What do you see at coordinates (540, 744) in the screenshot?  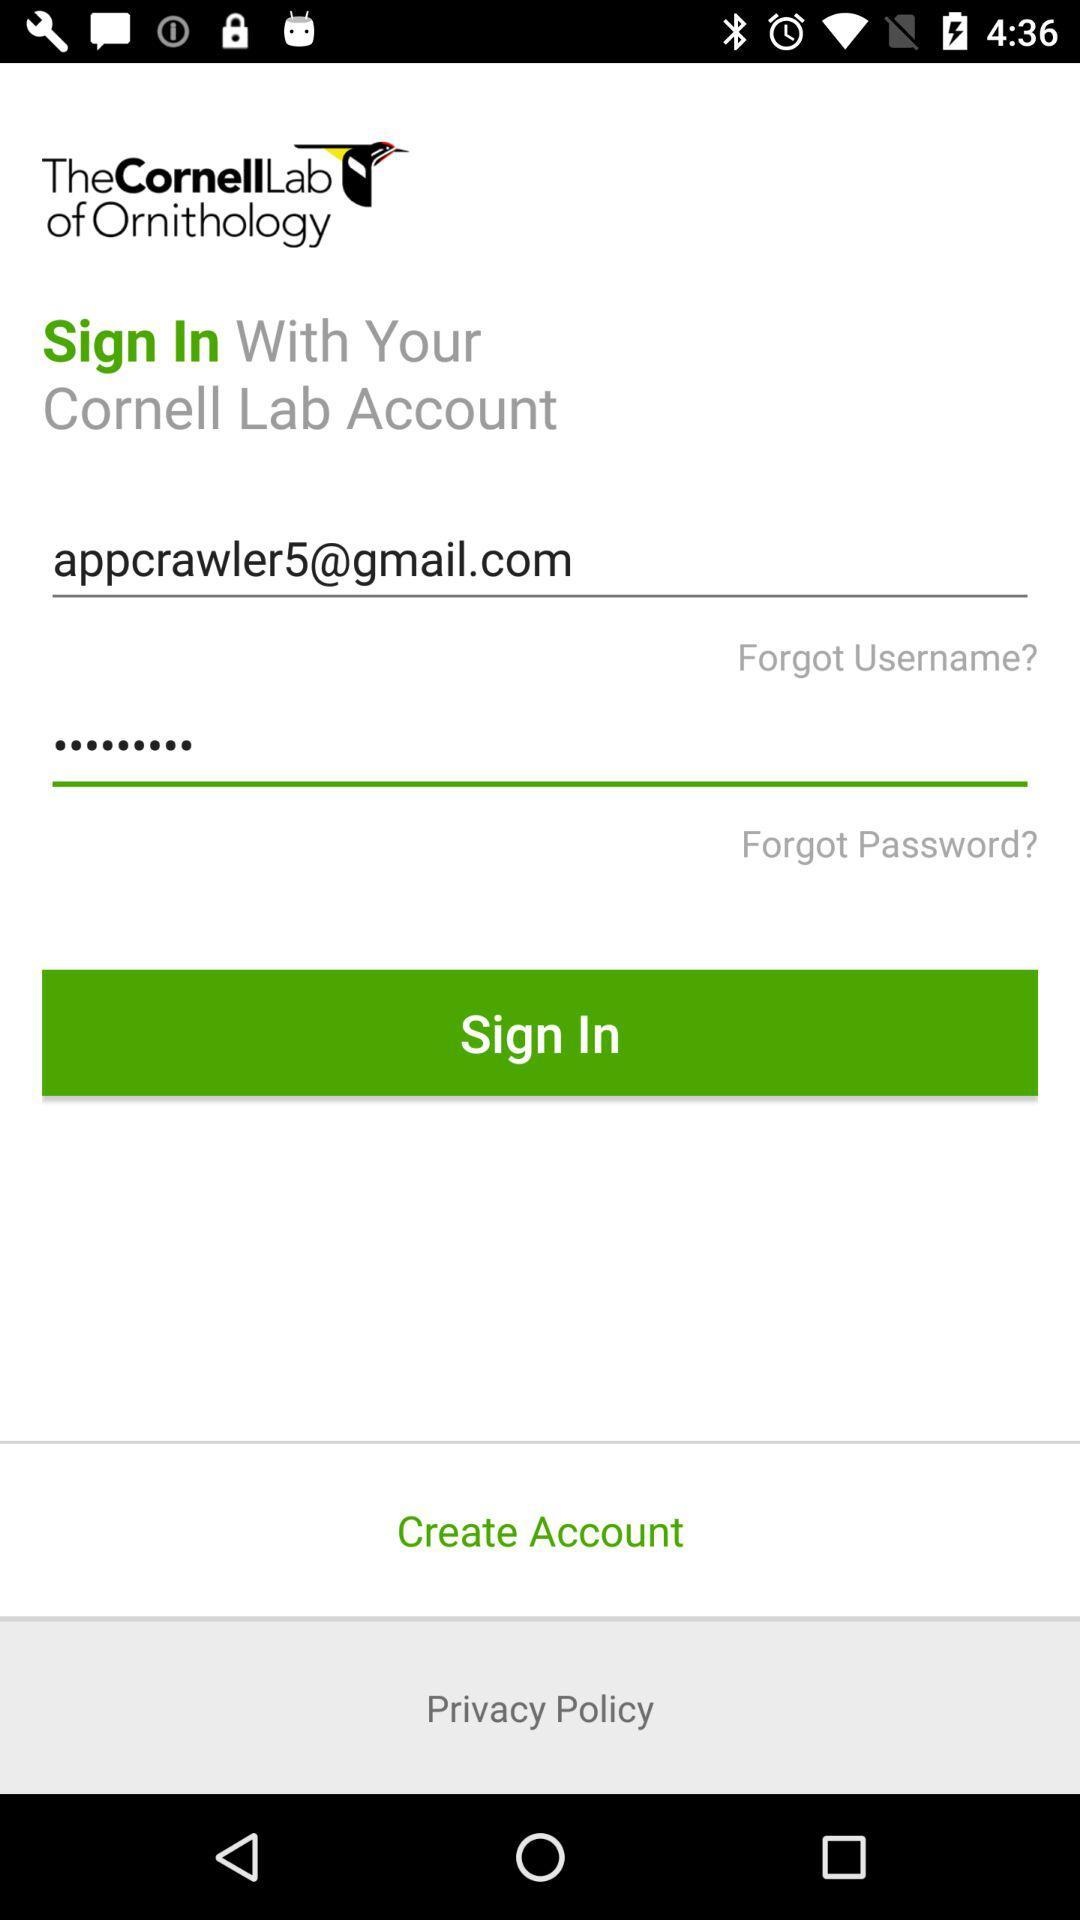 I see `item below the forgot username? icon` at bounding box center [540, 744].